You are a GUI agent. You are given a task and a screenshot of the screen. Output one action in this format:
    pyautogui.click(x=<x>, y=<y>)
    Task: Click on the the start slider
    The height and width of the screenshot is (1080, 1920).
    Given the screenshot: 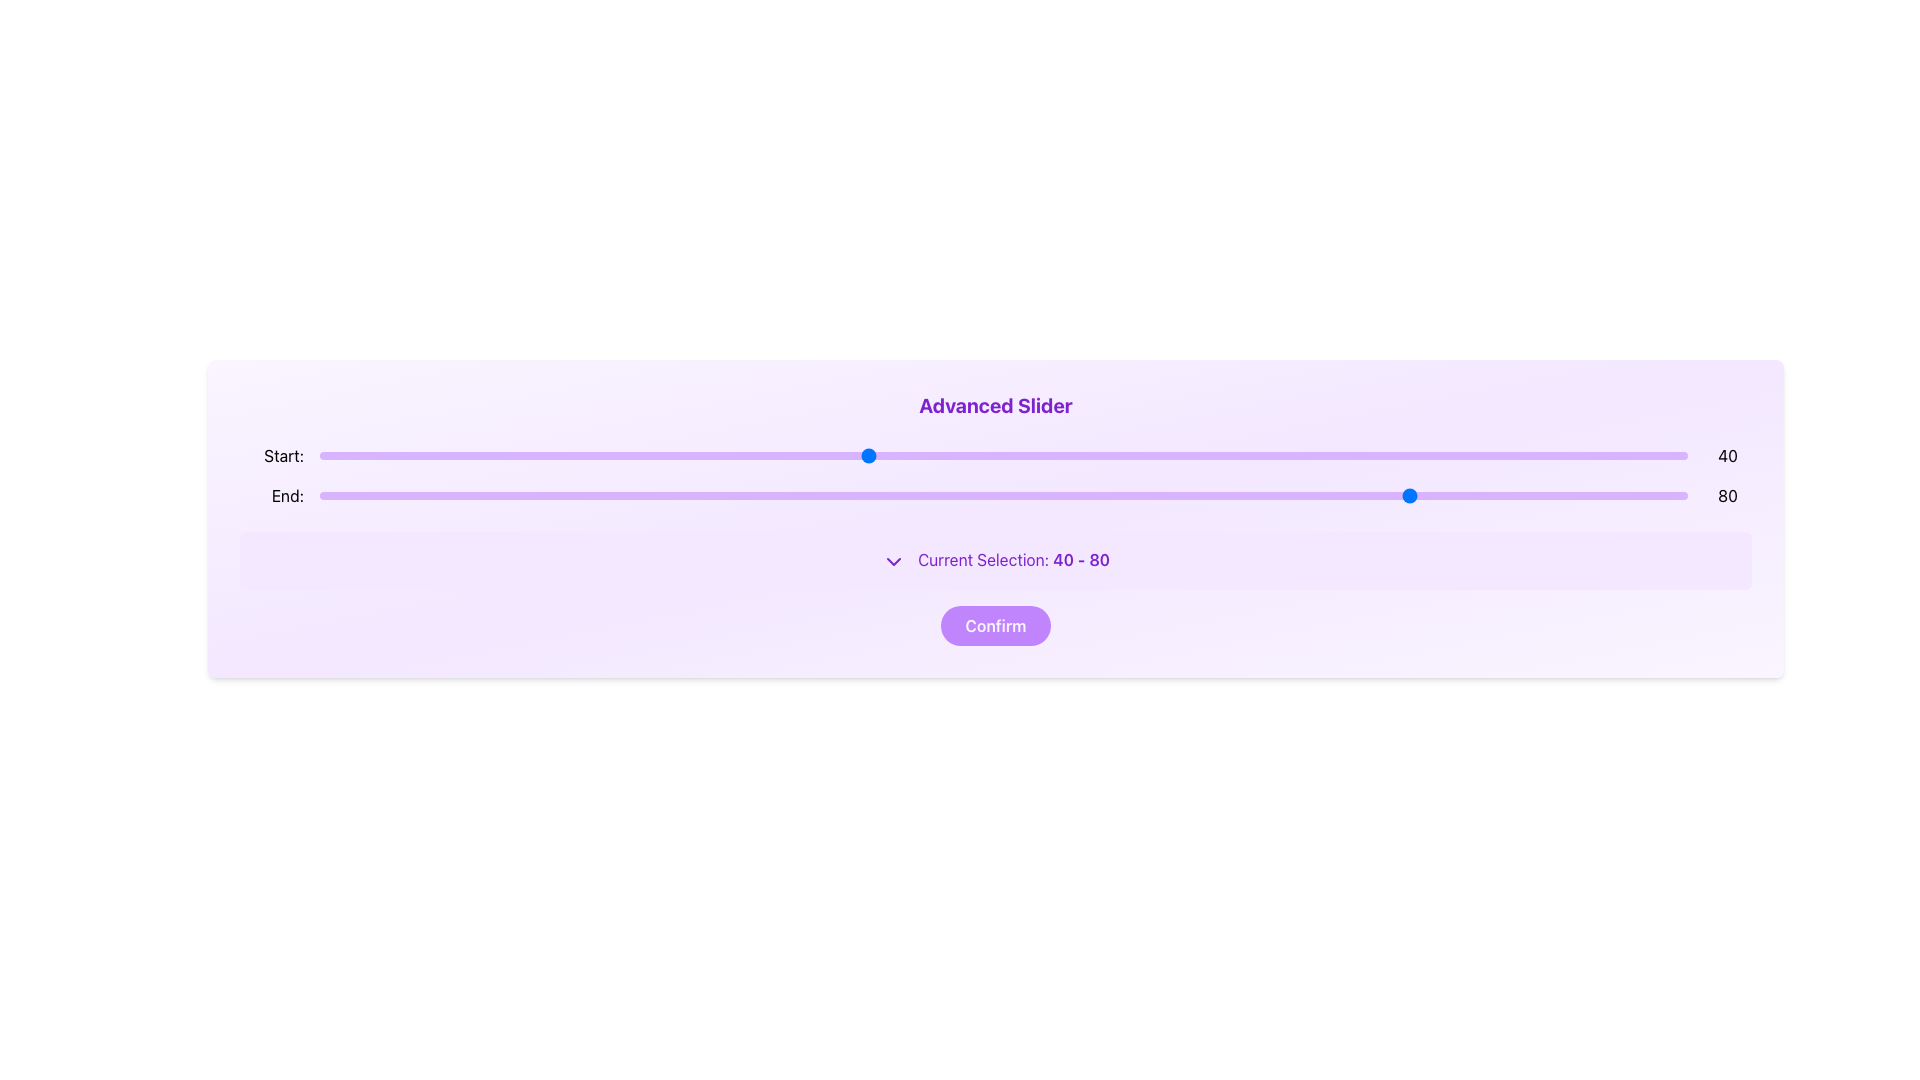 What is the action you would take?
    pyautogui.click(x=934, y=455)
    